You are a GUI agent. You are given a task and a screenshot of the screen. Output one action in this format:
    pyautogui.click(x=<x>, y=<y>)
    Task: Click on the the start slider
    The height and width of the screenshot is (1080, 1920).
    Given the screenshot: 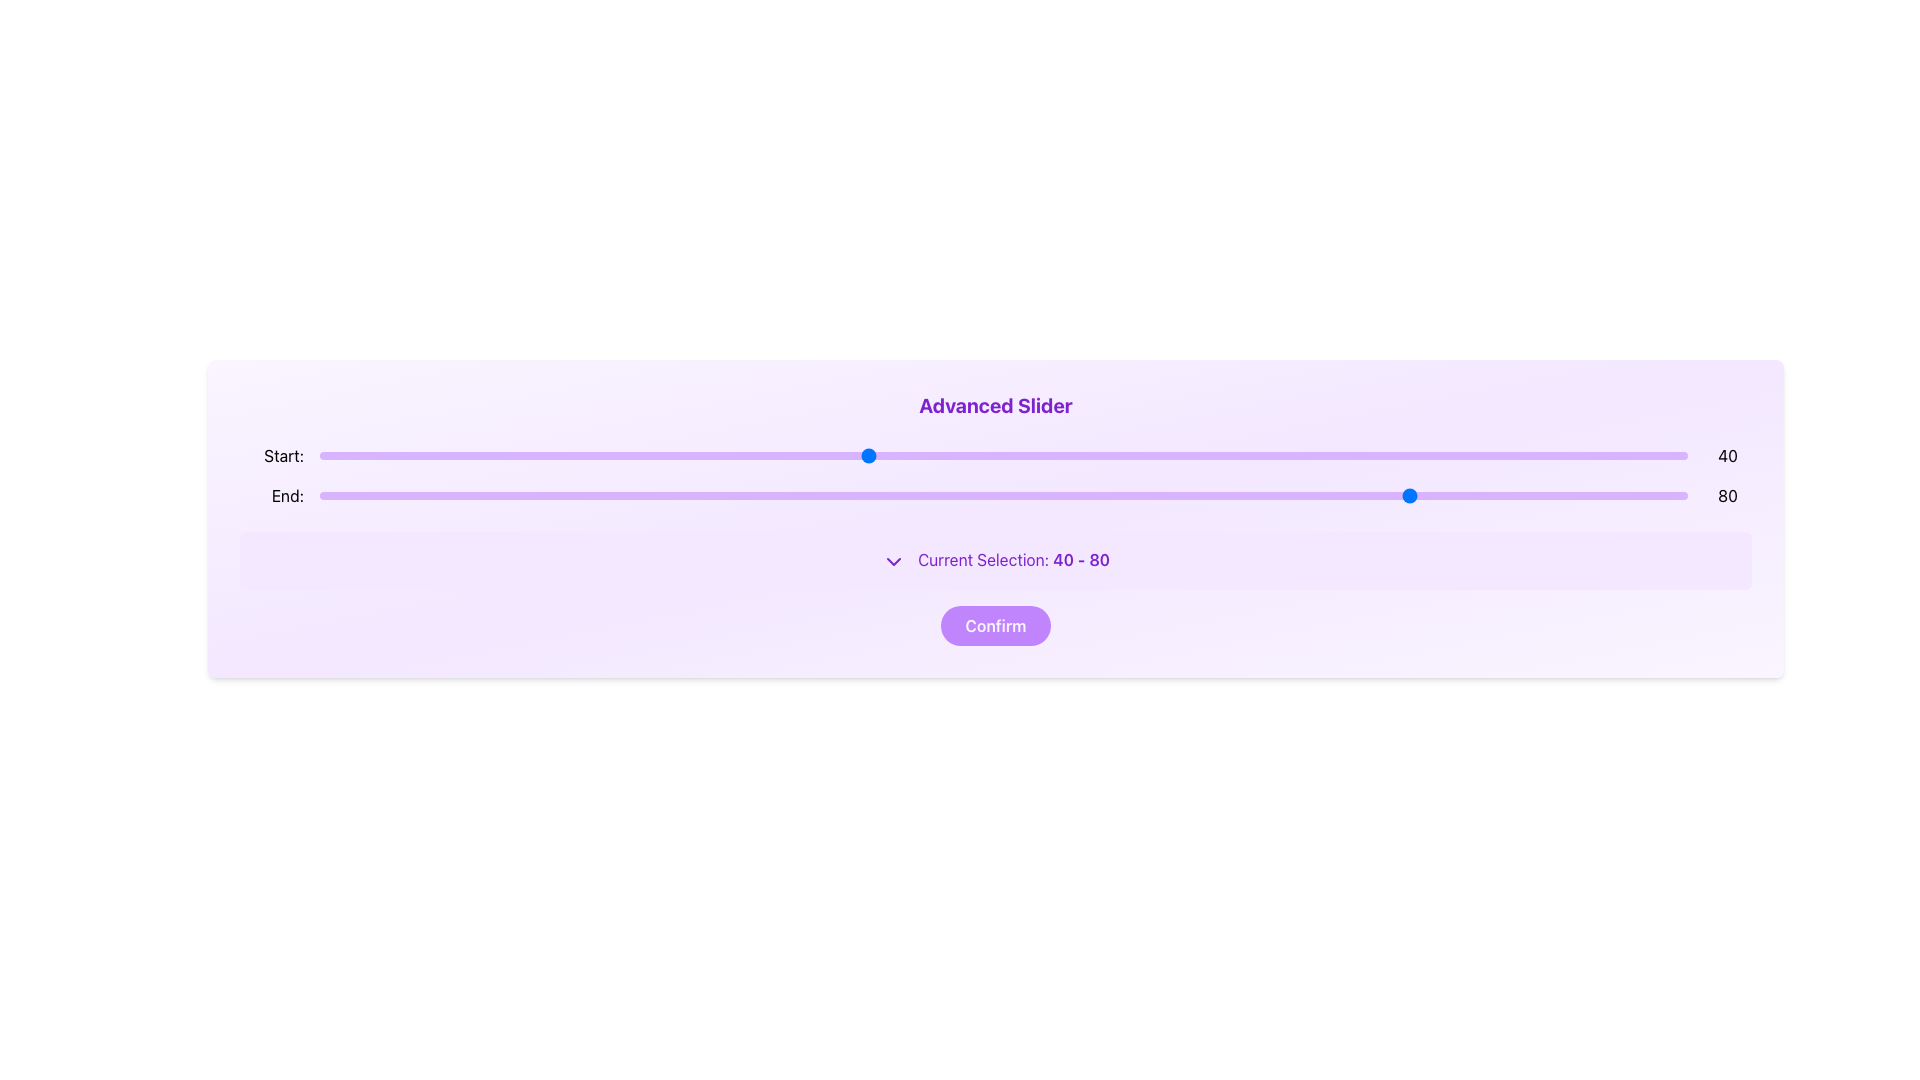 What is the action you would take?
    pyautogui.click(x=934, y=455)
    